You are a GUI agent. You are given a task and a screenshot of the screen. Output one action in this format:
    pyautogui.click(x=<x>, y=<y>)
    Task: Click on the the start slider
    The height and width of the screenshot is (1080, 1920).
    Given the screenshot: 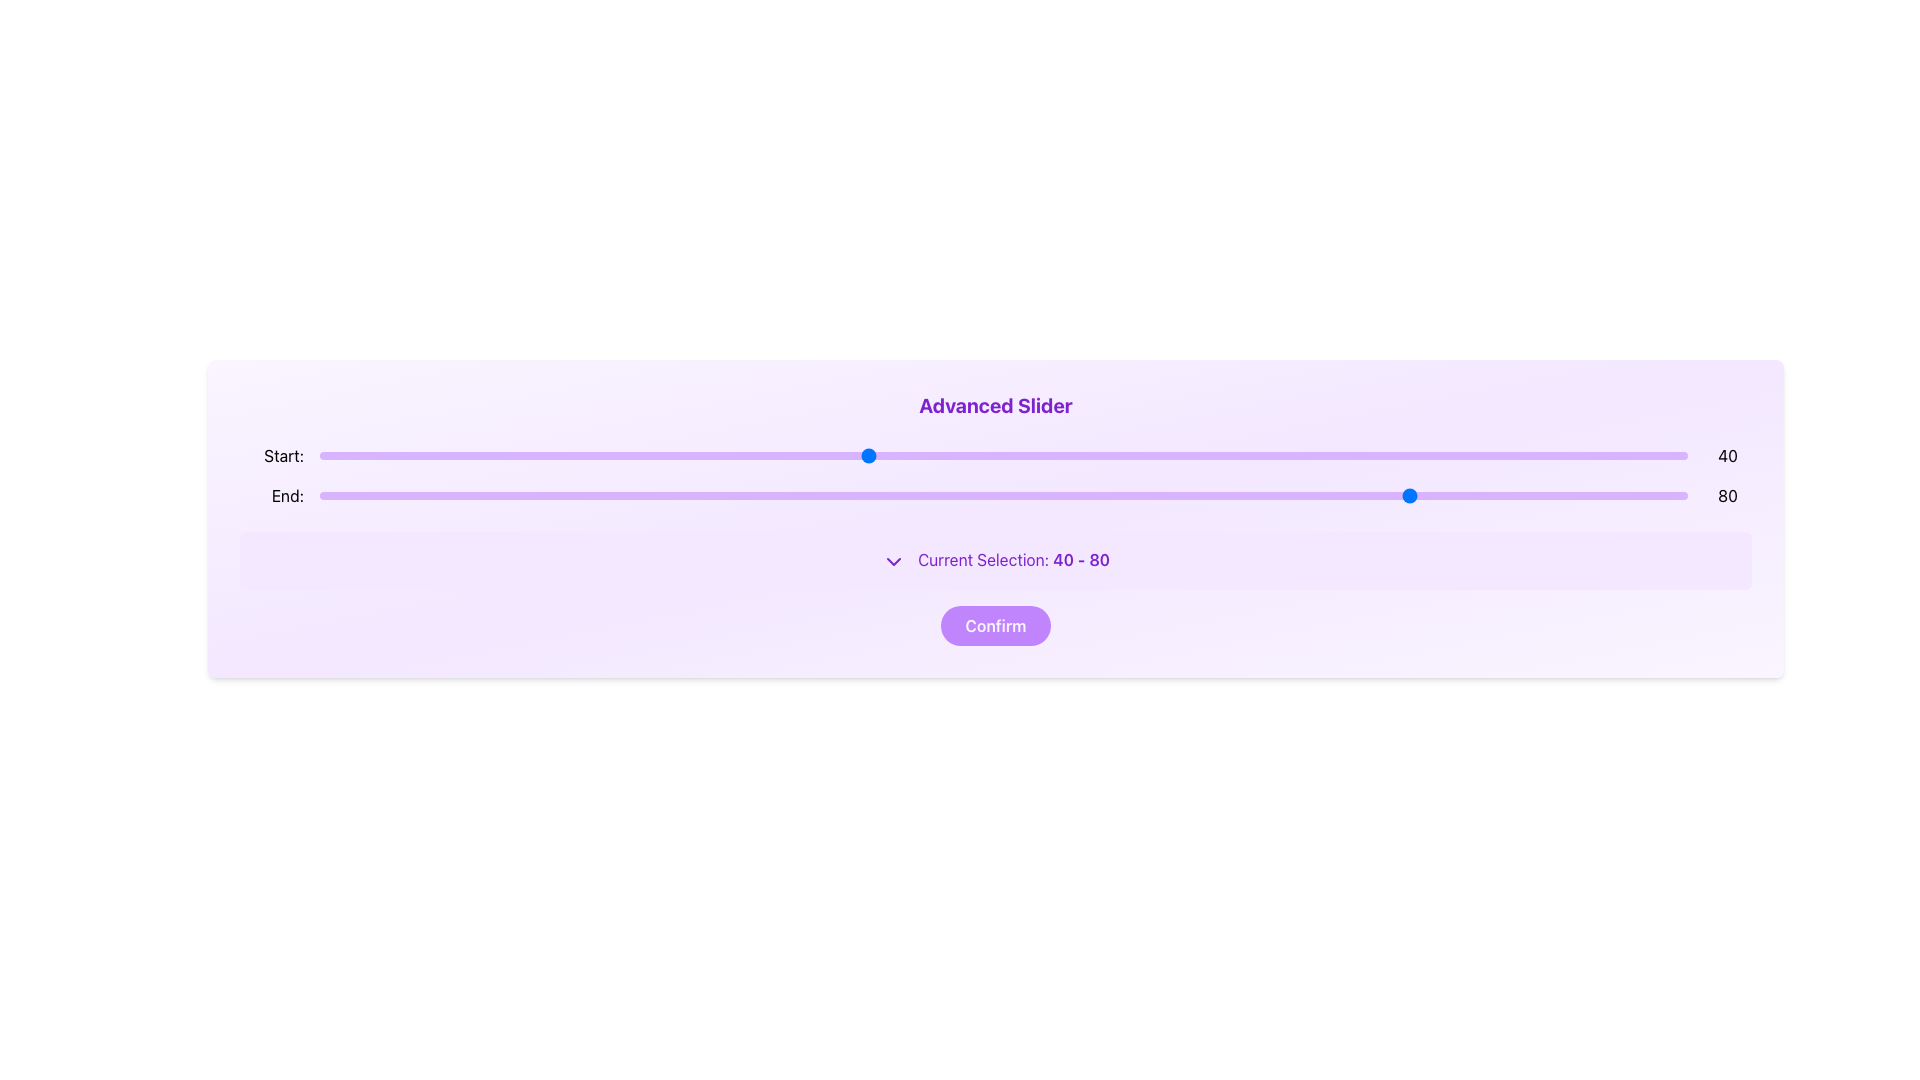 What is the action you would take?
    pyautogui.click(x=934, y=455)
    